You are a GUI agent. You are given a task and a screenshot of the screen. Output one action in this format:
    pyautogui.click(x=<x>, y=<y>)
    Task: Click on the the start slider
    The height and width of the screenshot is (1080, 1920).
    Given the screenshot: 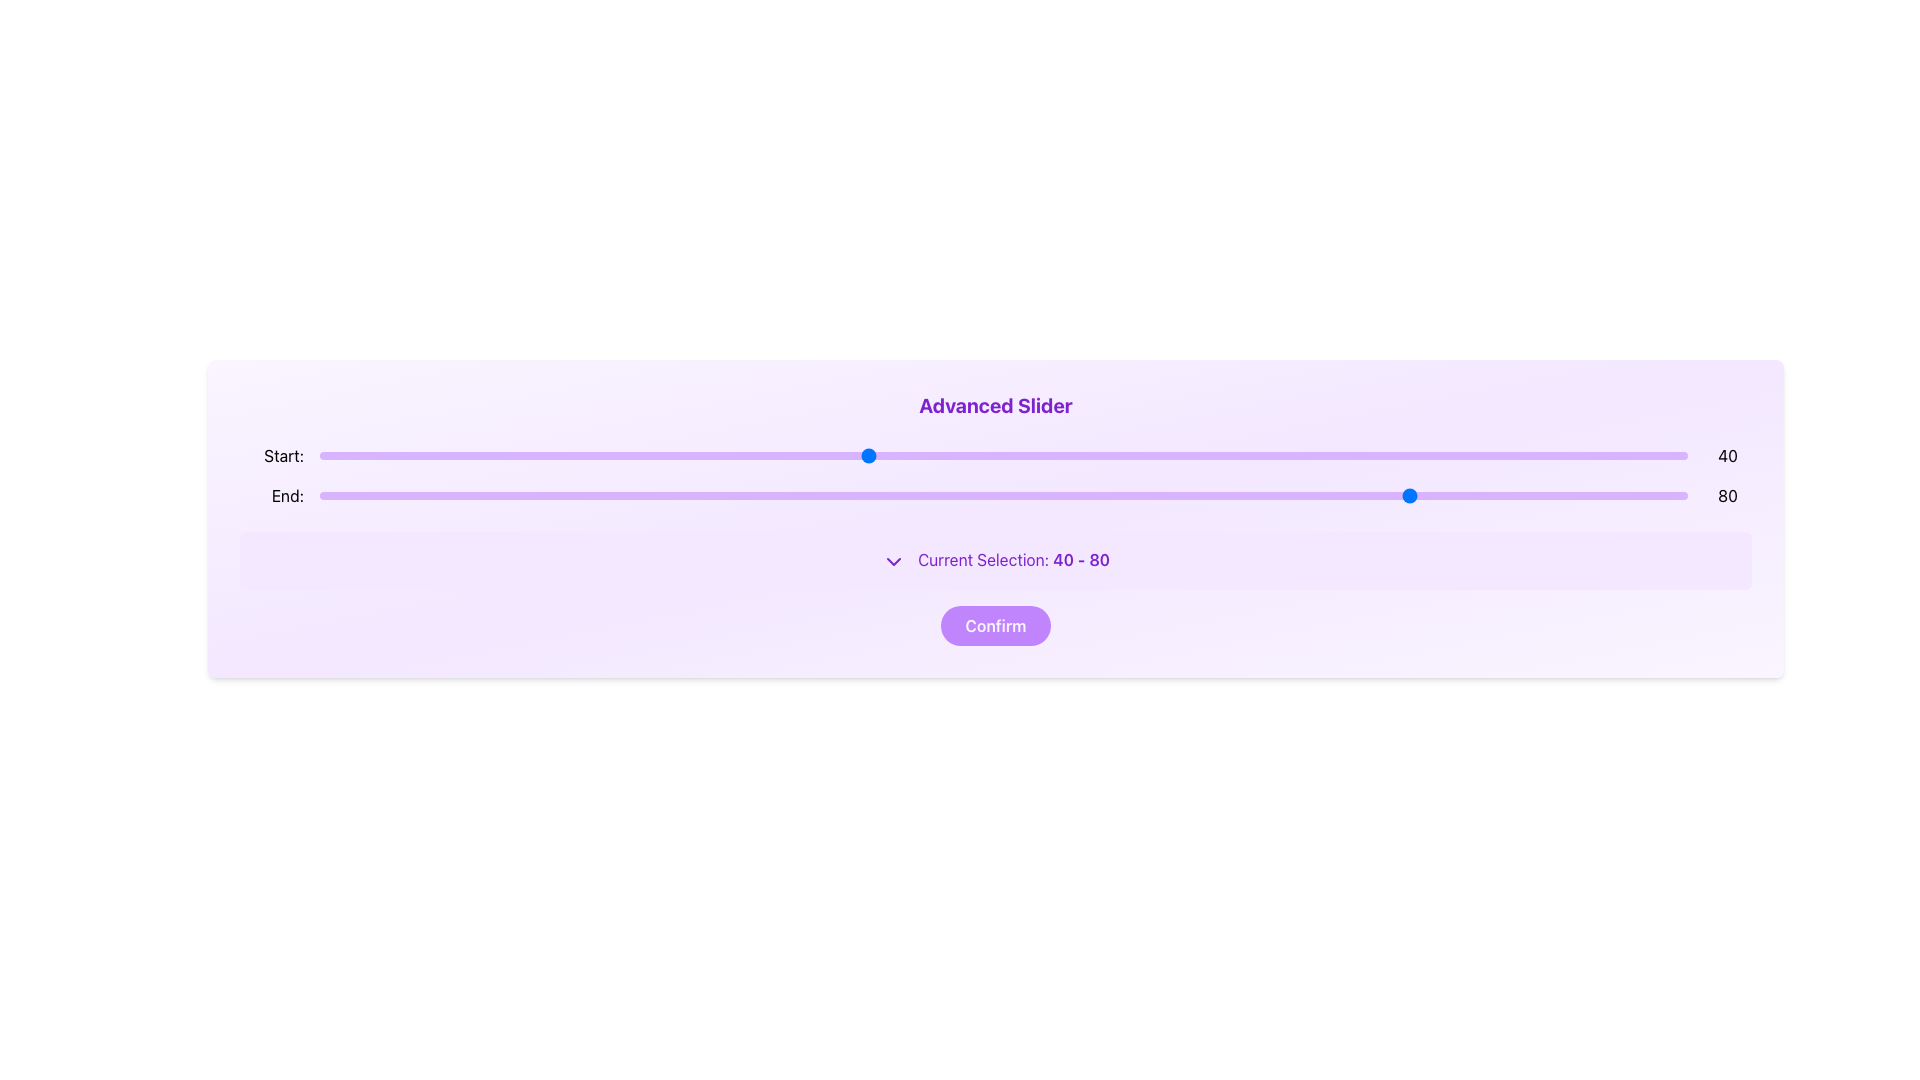 What is the action you would take?
    pyautogui.click(x=934, y=455)
    